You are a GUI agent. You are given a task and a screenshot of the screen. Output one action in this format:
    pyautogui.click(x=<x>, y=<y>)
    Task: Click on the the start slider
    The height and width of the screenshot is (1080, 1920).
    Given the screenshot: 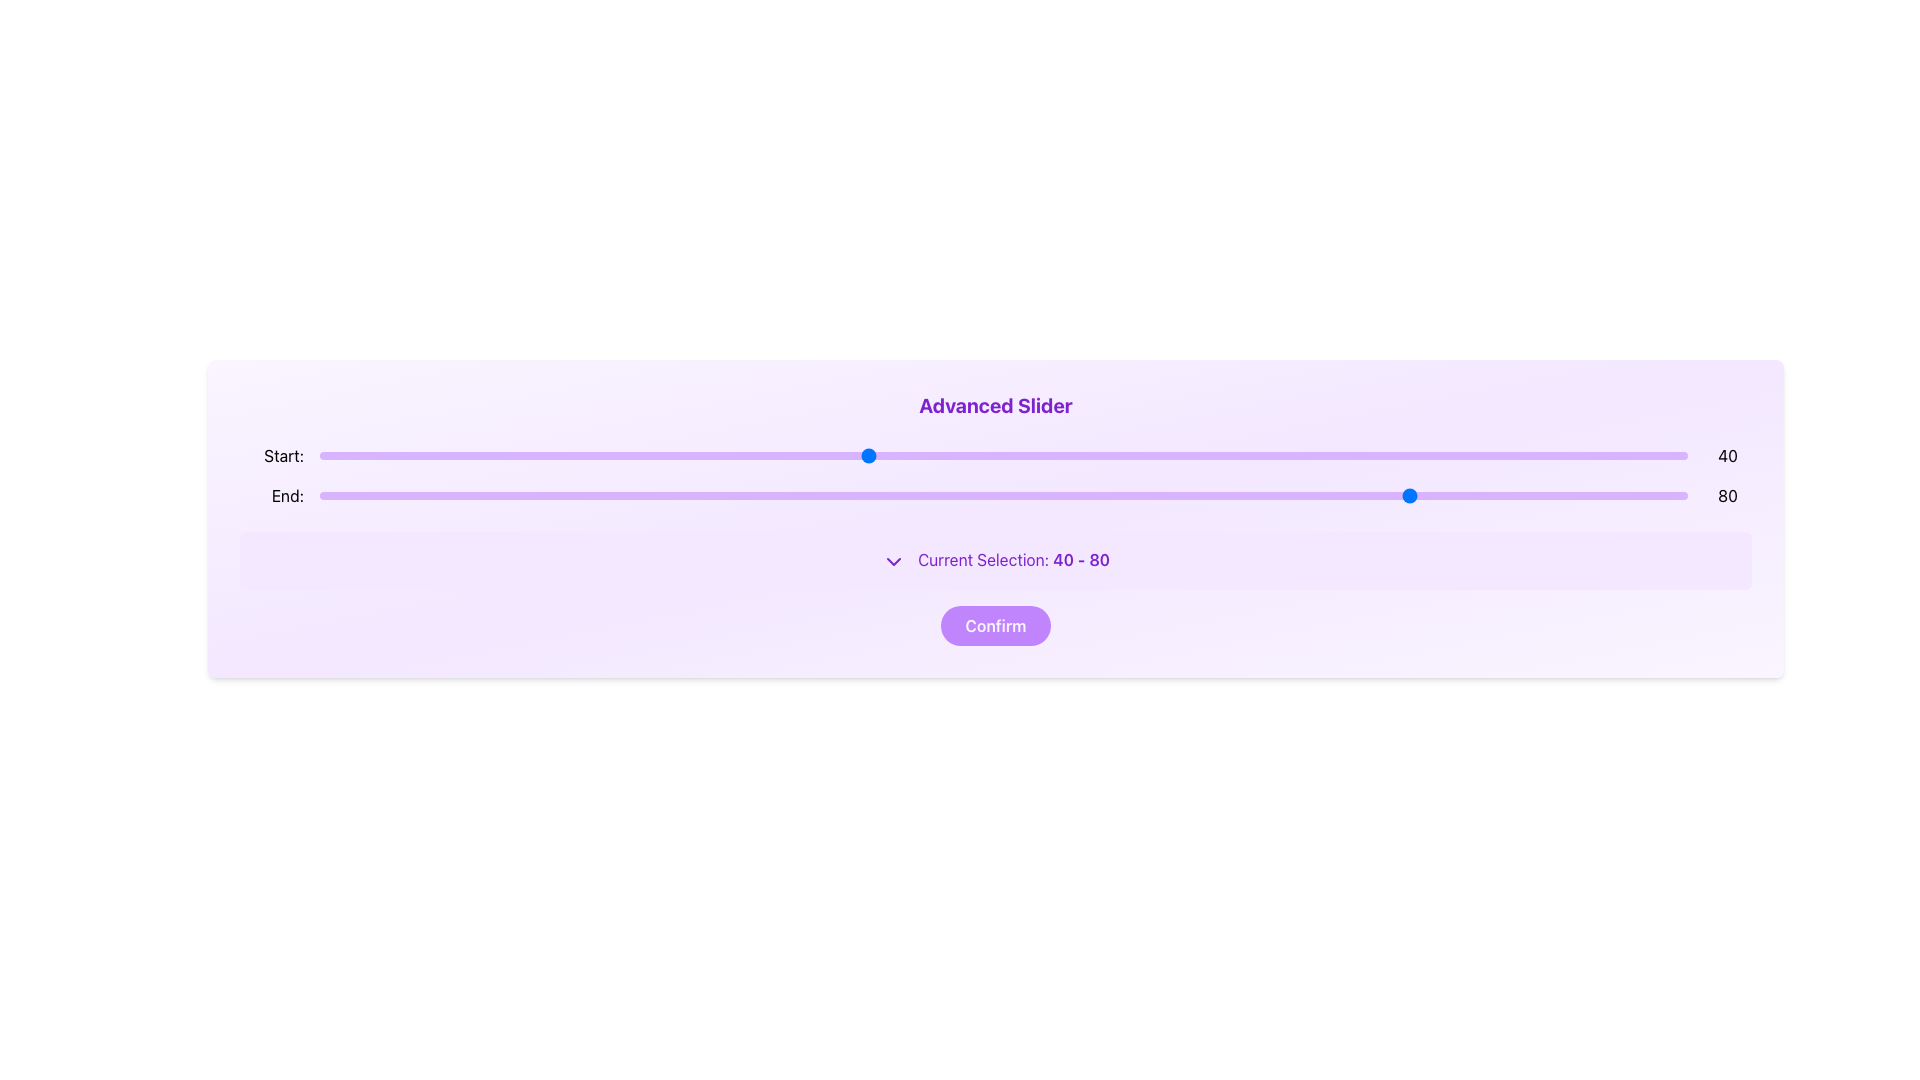 What is the action you would take?
    pyautogui.click(x=934, y=455)
    